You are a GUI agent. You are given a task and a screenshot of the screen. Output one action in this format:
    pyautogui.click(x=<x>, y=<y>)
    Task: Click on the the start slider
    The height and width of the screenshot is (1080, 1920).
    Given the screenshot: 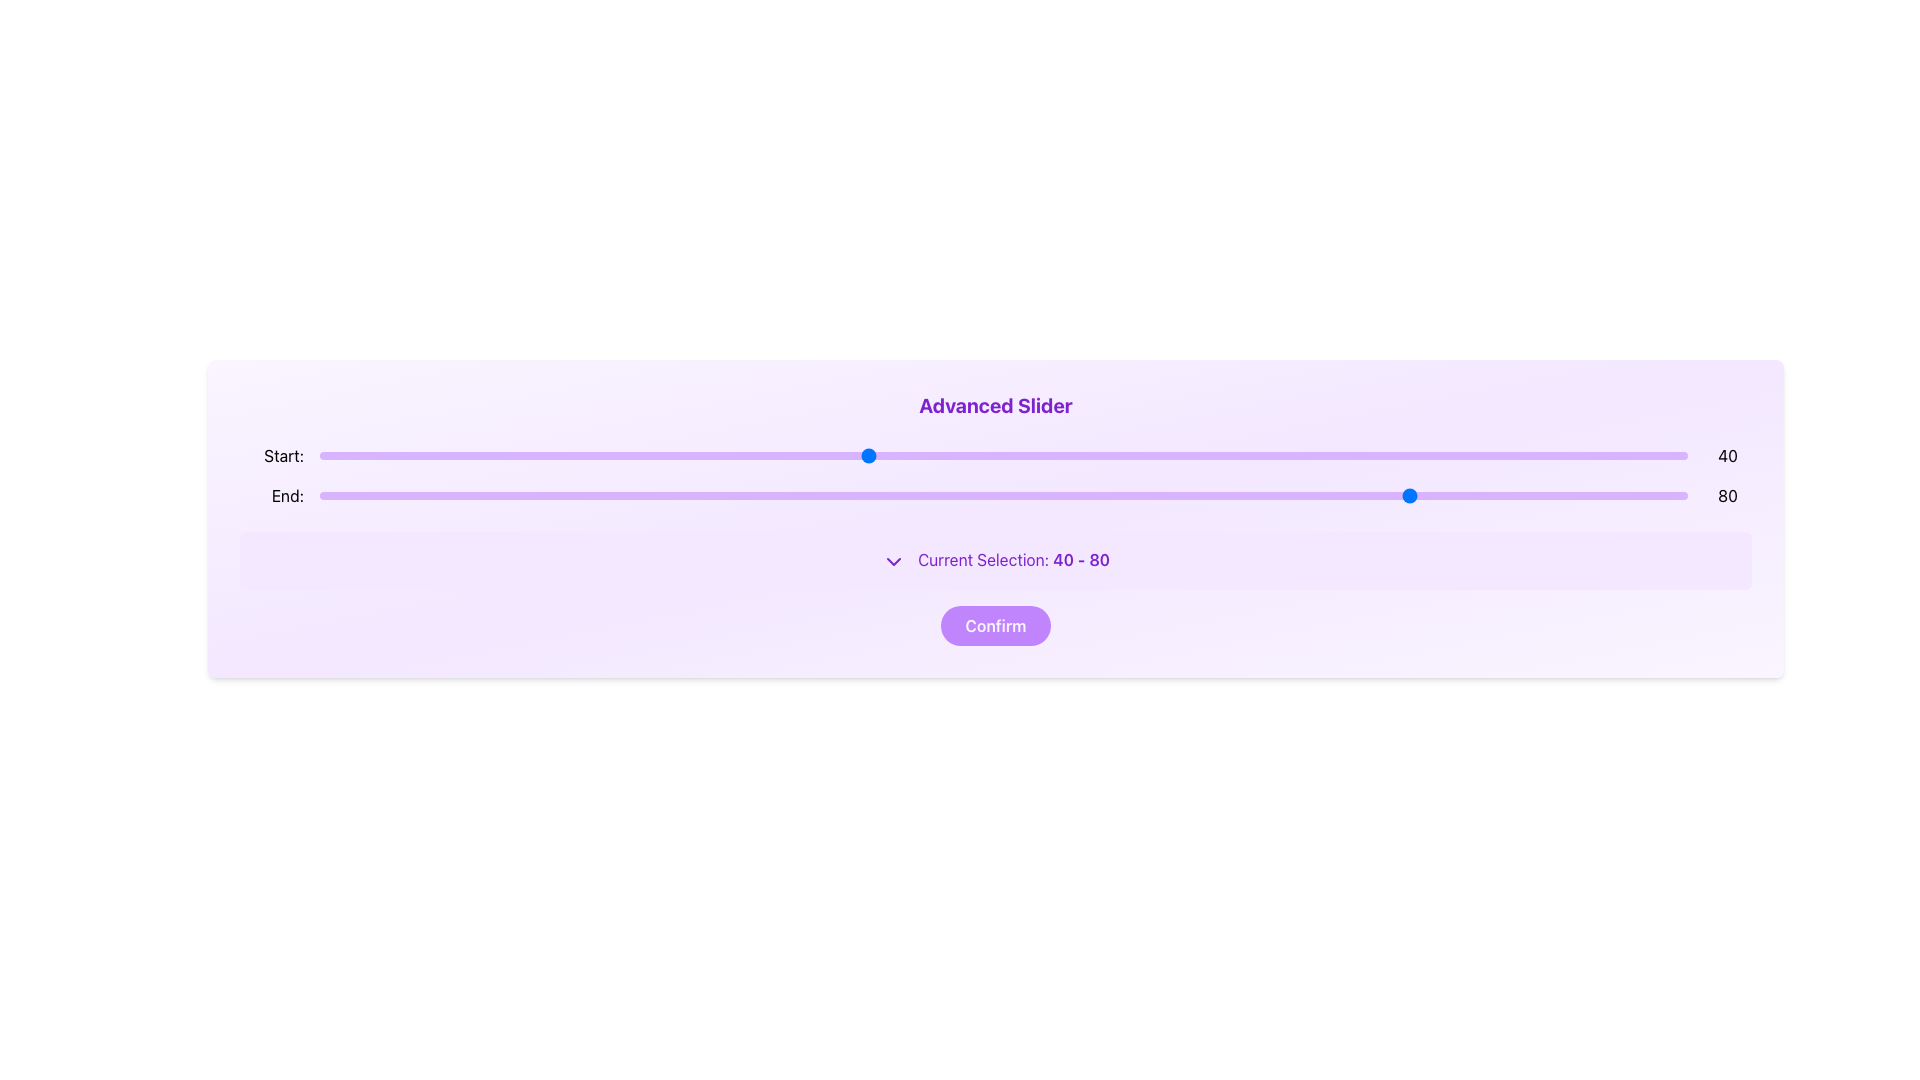 What is the action you would take?
    pyautogui.click(x=934, y=455)
    